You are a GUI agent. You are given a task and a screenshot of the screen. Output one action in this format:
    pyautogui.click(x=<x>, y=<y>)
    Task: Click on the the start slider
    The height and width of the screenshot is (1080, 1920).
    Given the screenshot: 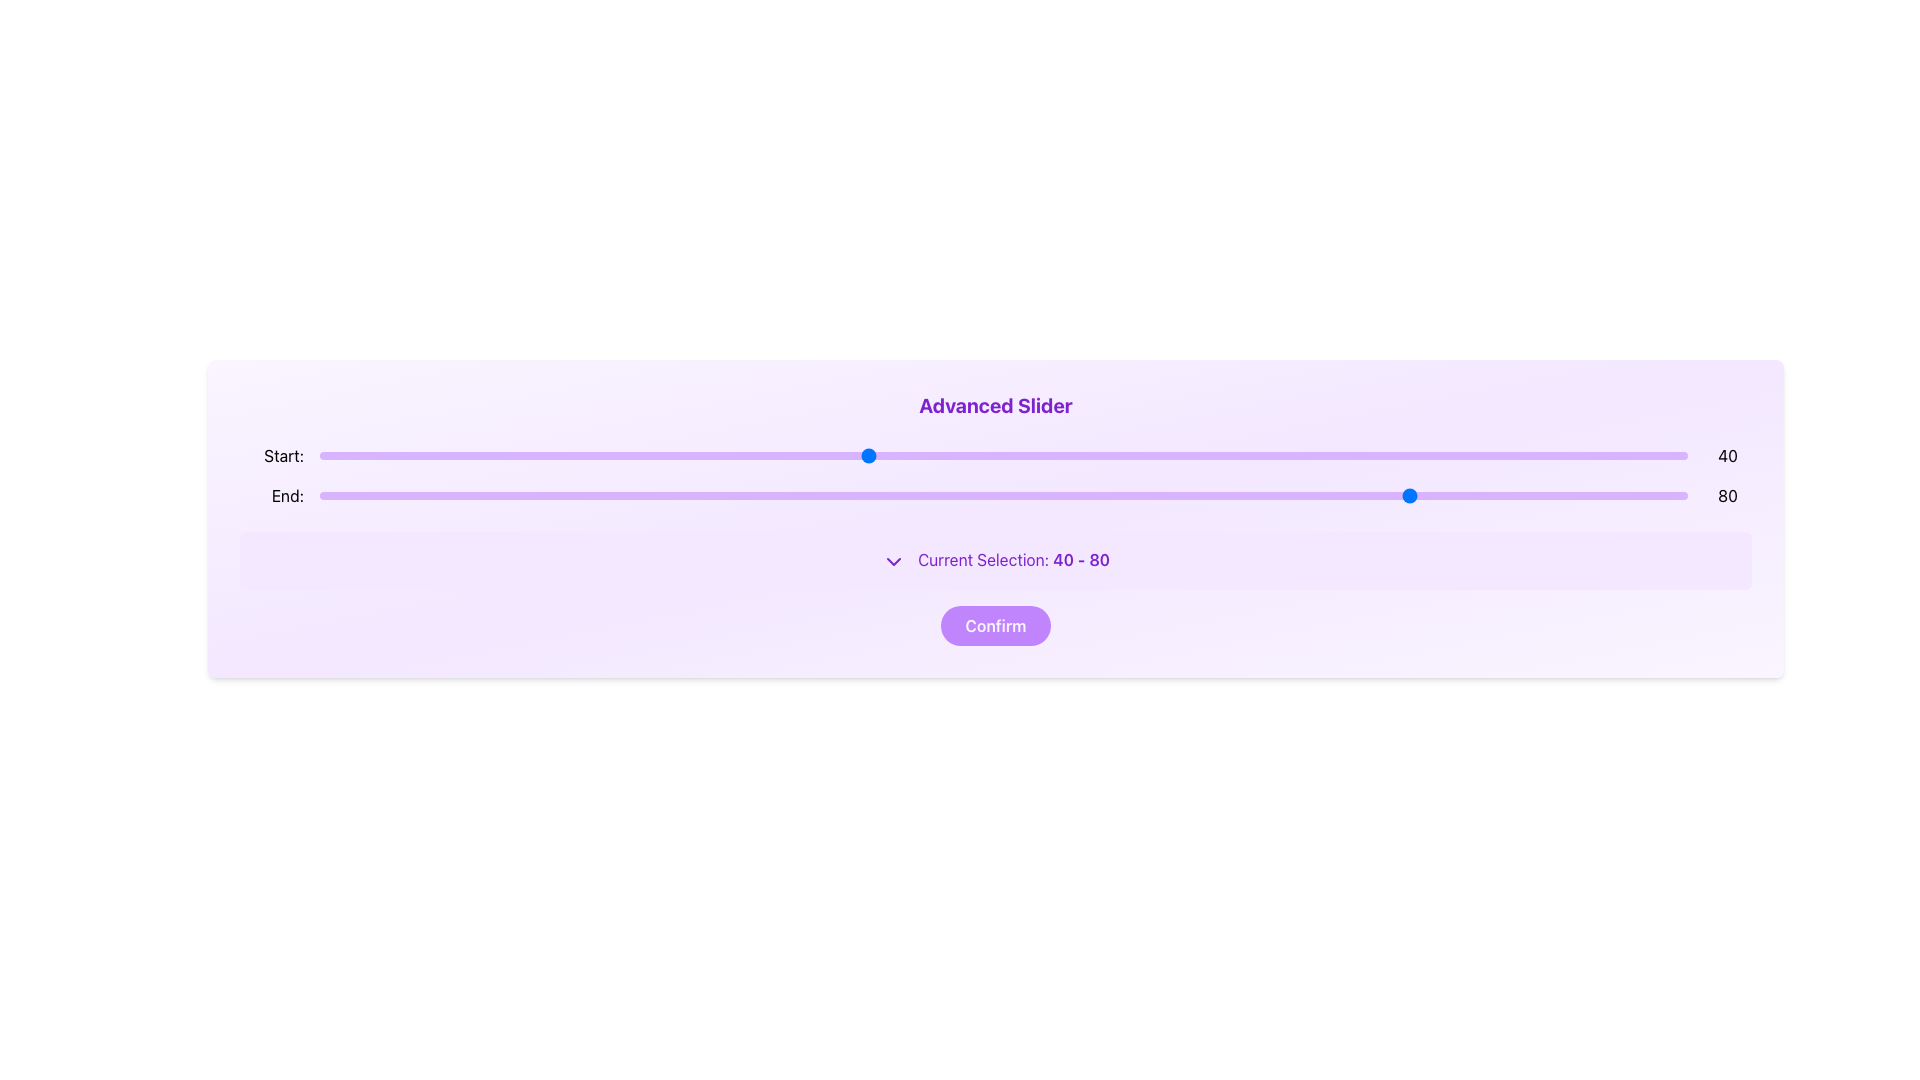 What is the action you would take?
    pyautogui.click(x=934, y=455)
    